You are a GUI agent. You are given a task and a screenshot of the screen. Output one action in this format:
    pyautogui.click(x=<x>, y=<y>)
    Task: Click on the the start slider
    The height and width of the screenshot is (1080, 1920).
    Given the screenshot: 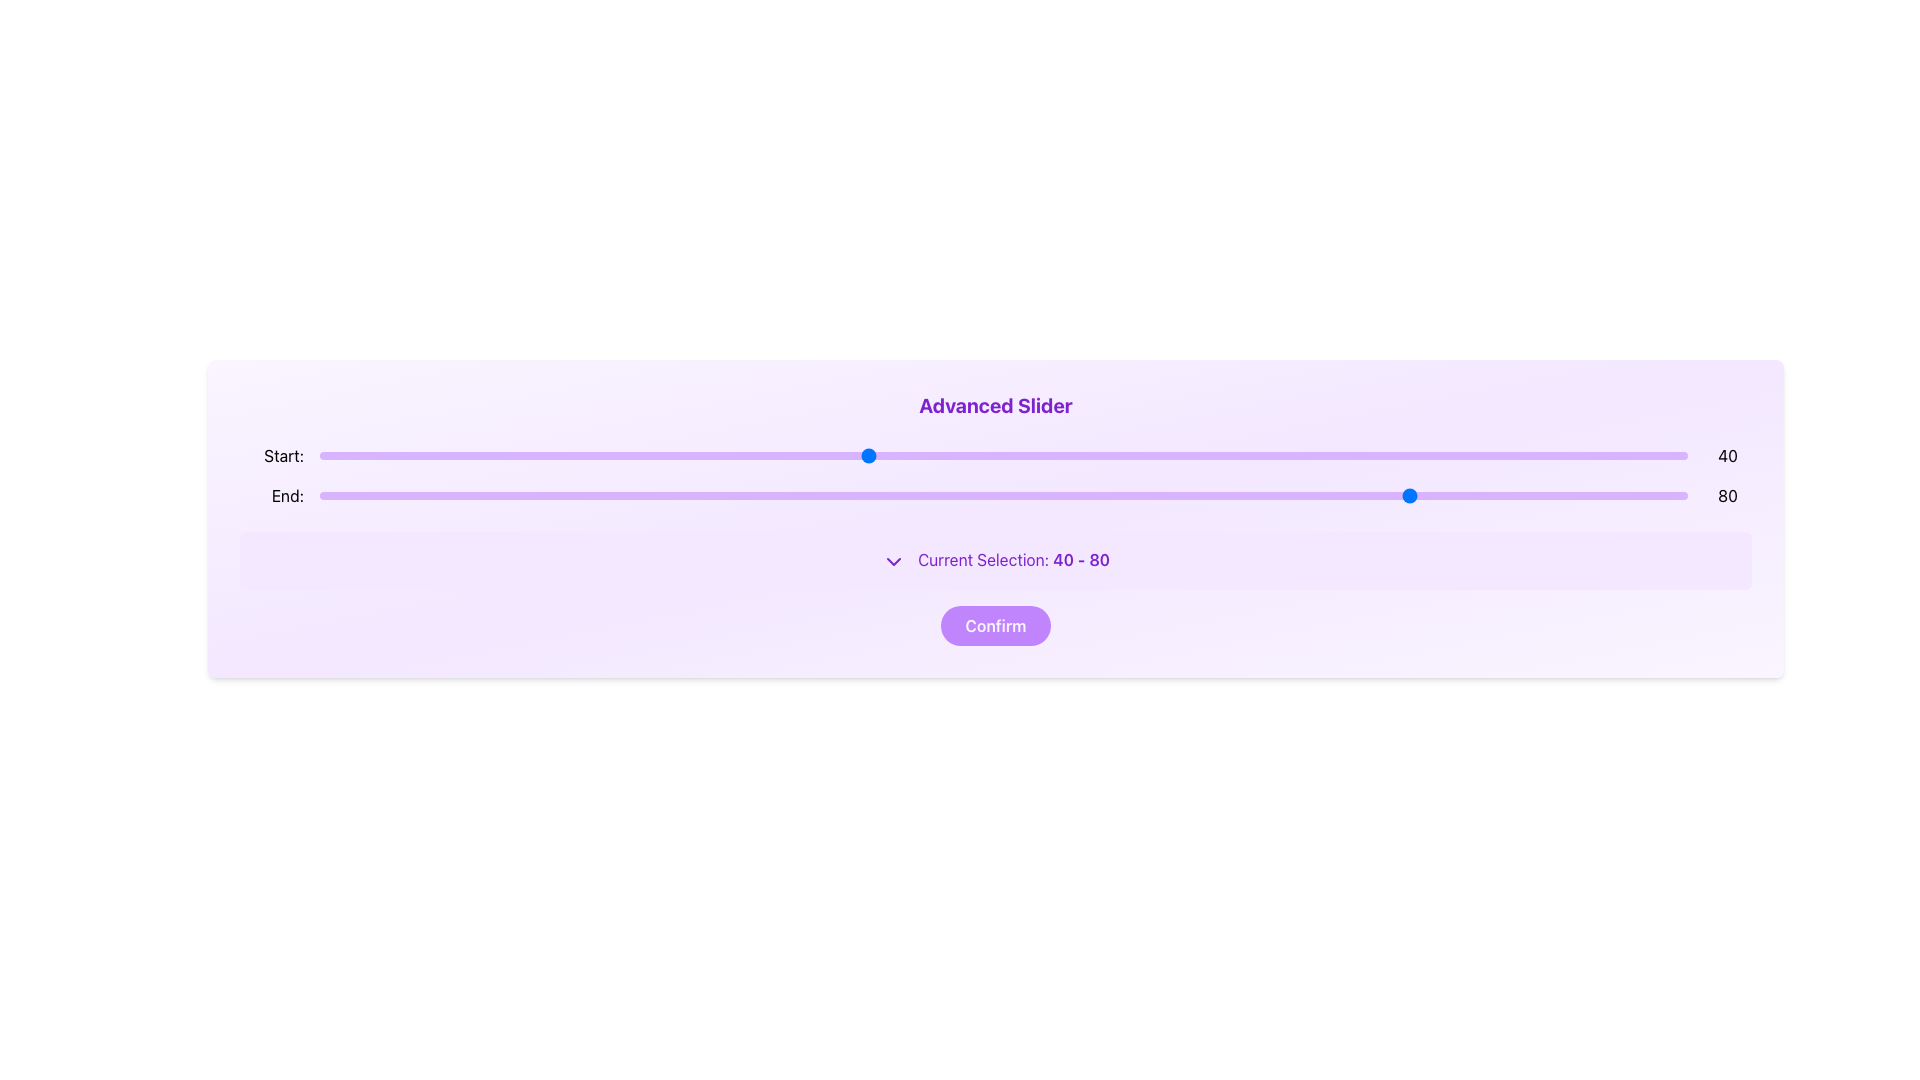 What is the action you would take?
    pyautogui.click(x=934, y=455)
    